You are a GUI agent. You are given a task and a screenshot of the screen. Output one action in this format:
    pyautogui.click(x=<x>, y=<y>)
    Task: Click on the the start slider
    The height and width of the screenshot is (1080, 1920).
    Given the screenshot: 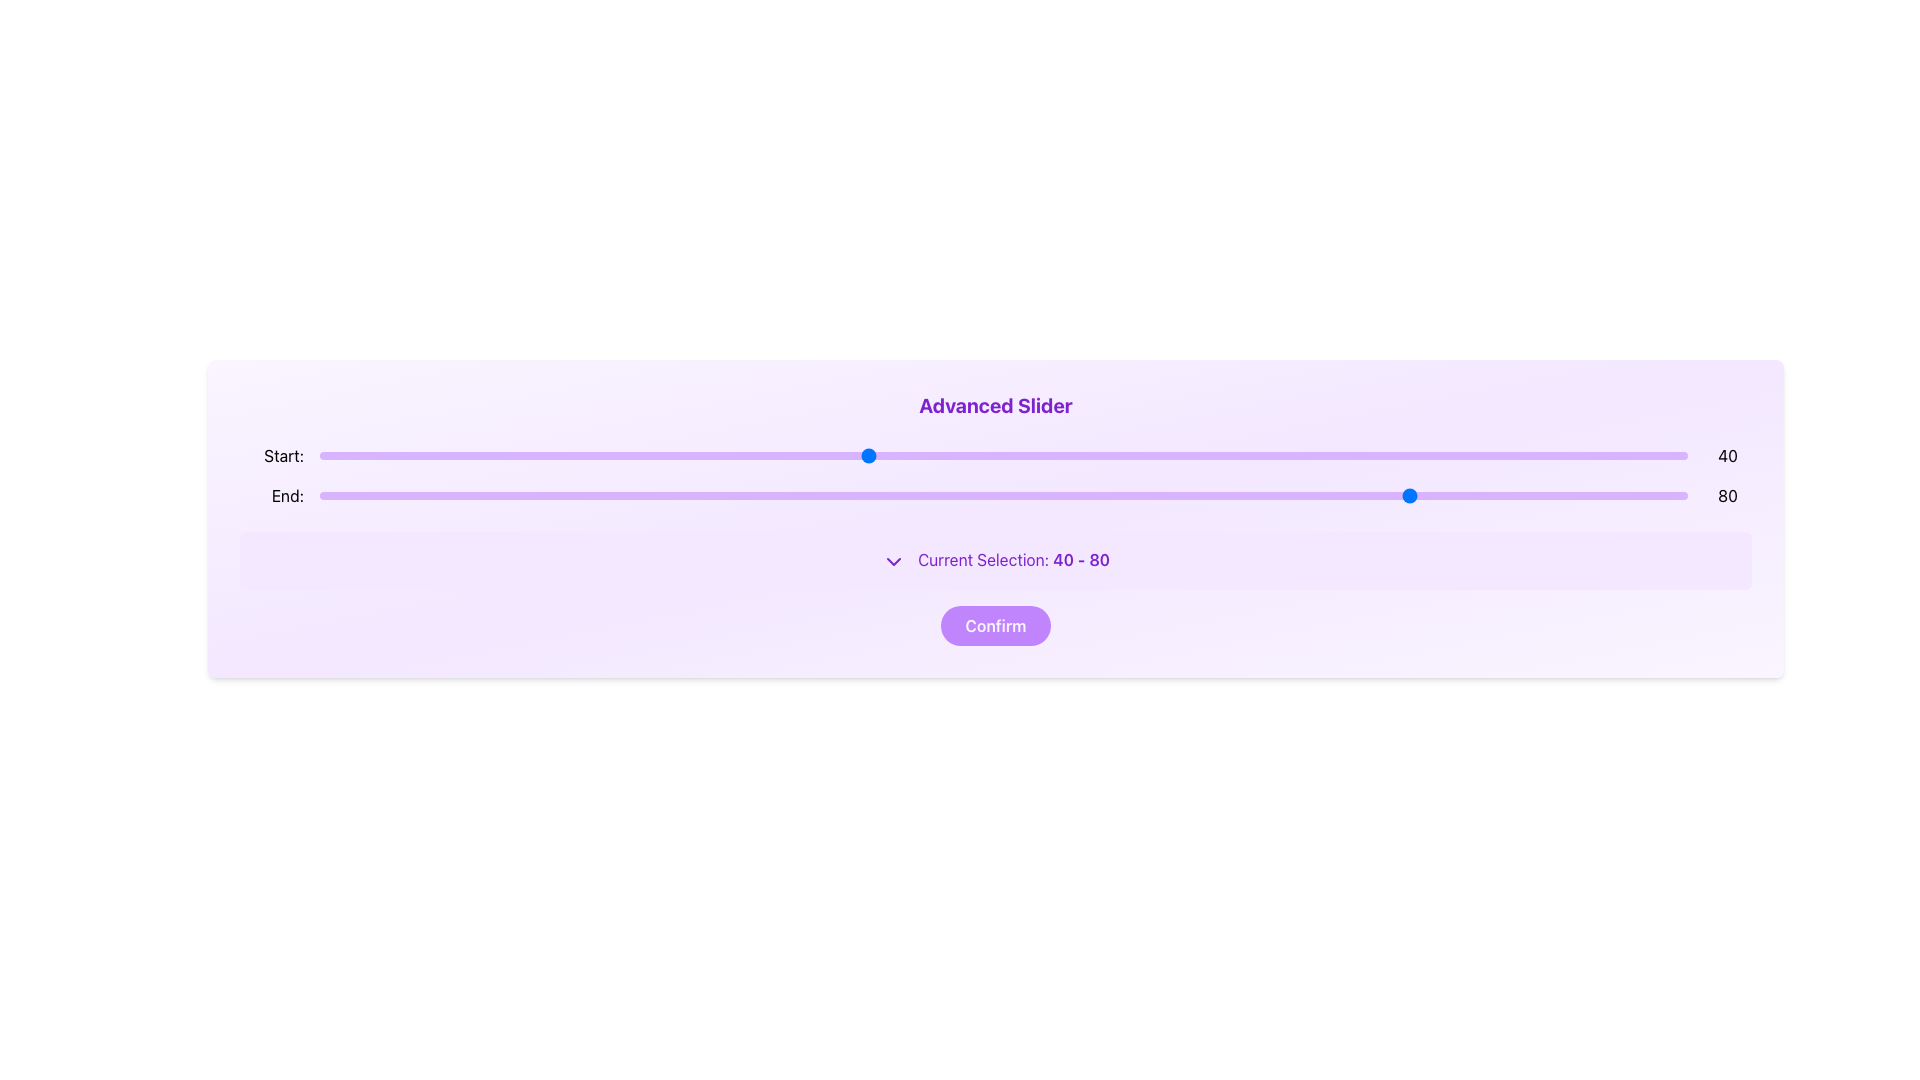 What is the action you would take?
    pyautogui.click(x=934, y=455)
    